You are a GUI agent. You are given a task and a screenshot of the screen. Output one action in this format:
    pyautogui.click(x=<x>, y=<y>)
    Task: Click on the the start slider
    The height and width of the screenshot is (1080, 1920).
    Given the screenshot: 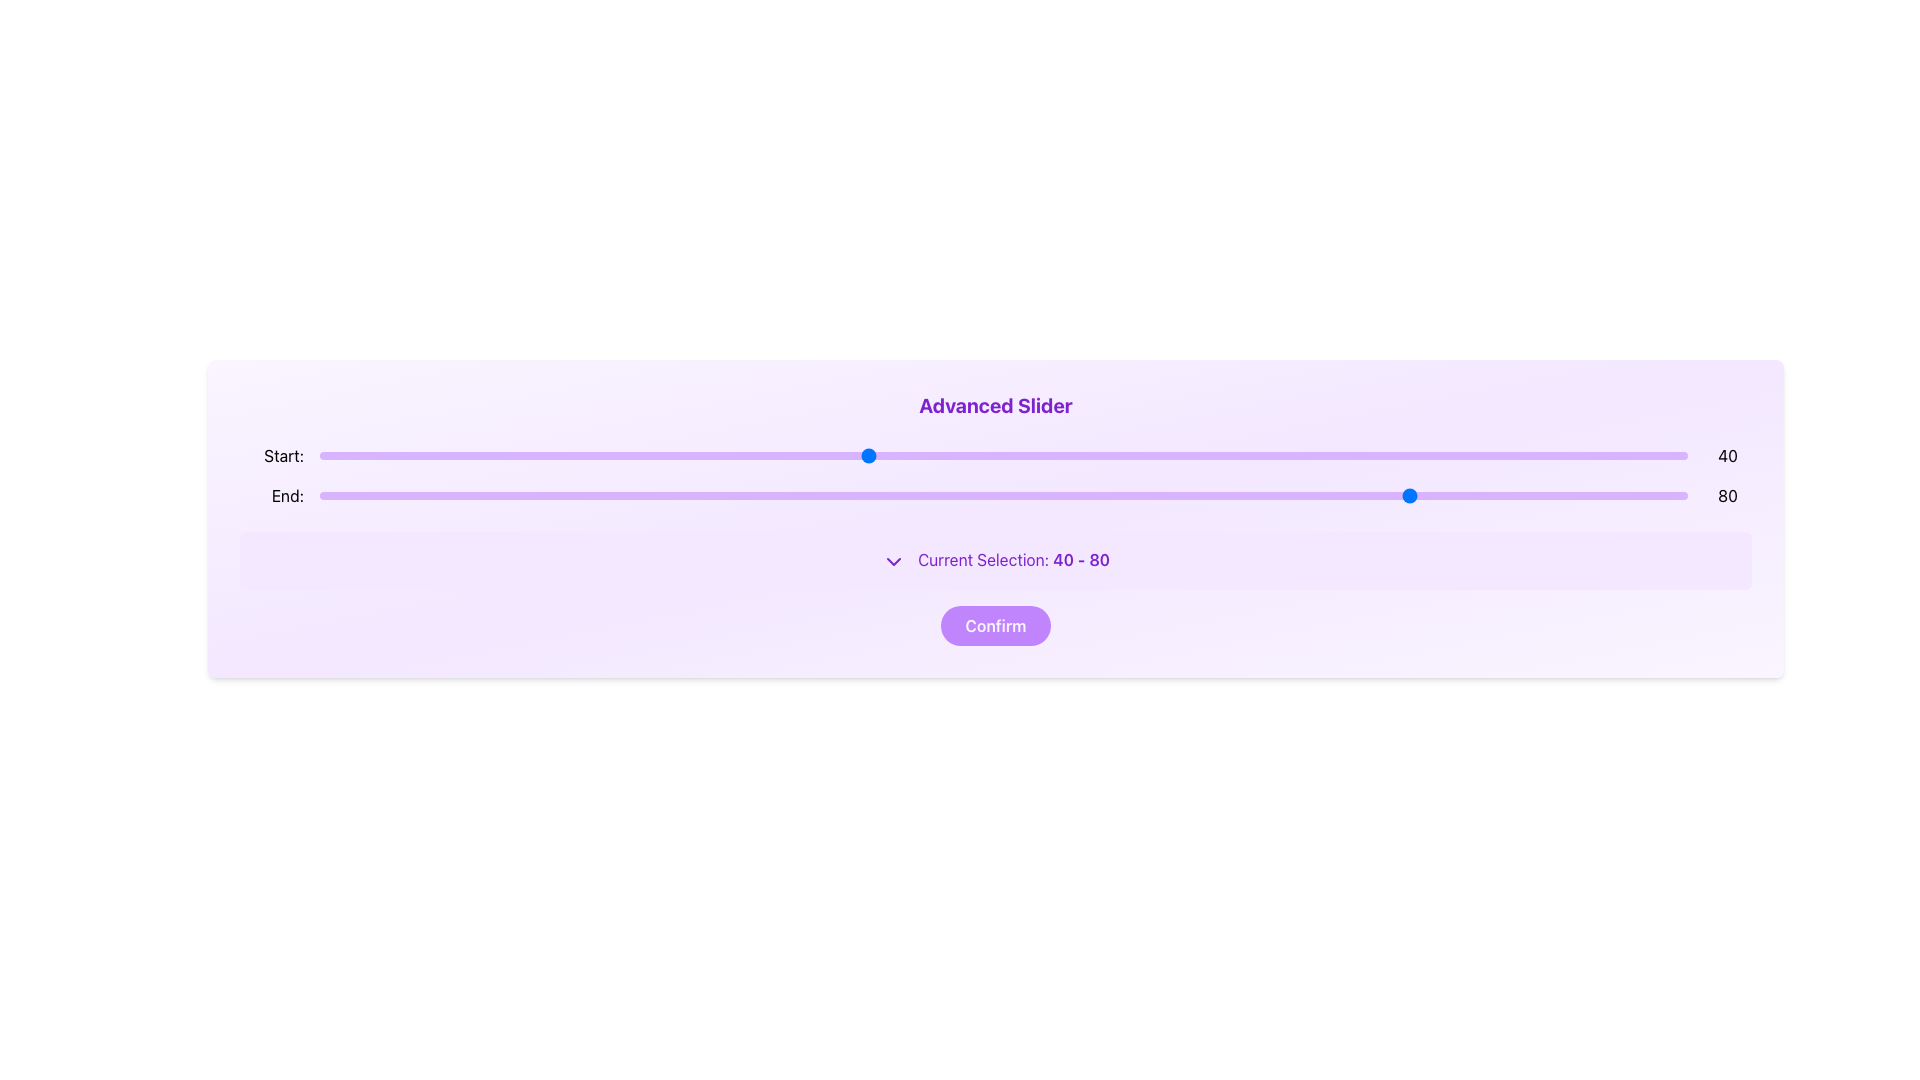 What is the action you would take?
    pyautogui.click(x=934, y=455)
    